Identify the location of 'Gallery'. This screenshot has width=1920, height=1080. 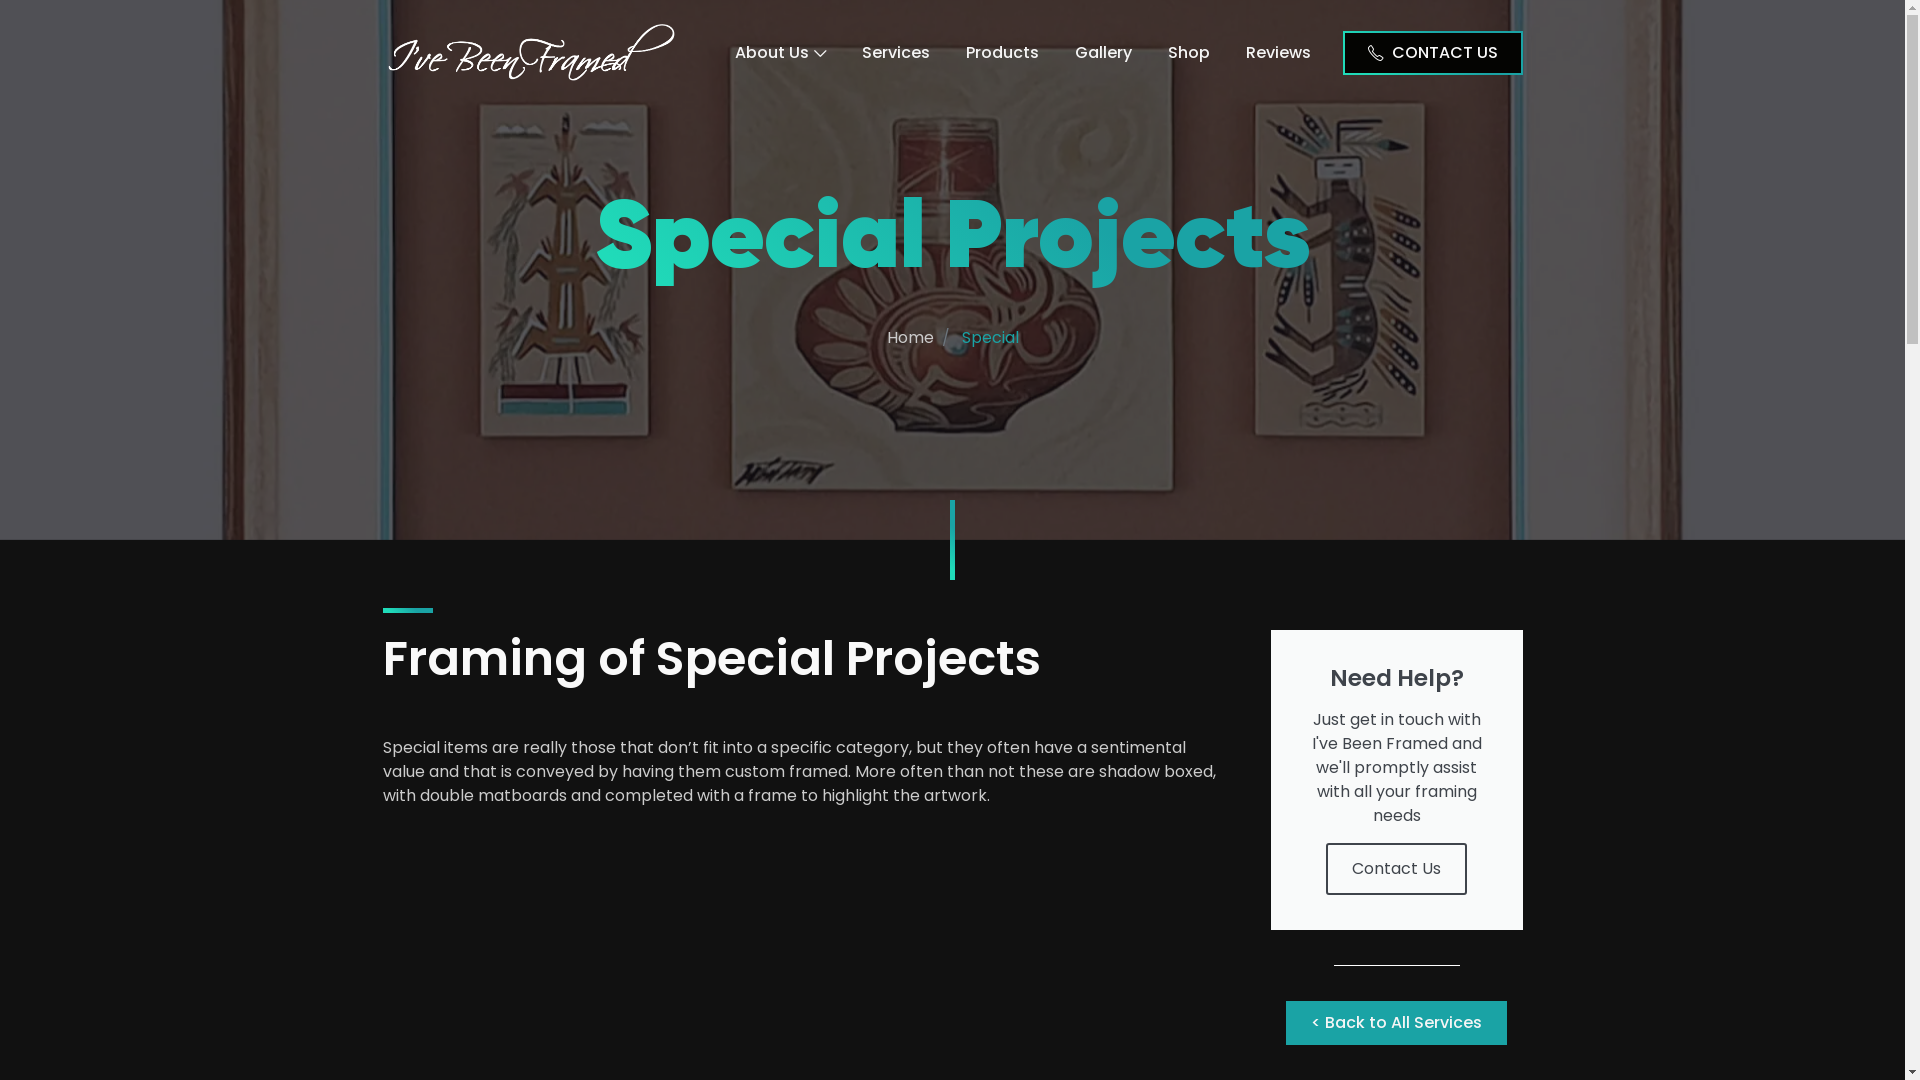
(1101, 50).